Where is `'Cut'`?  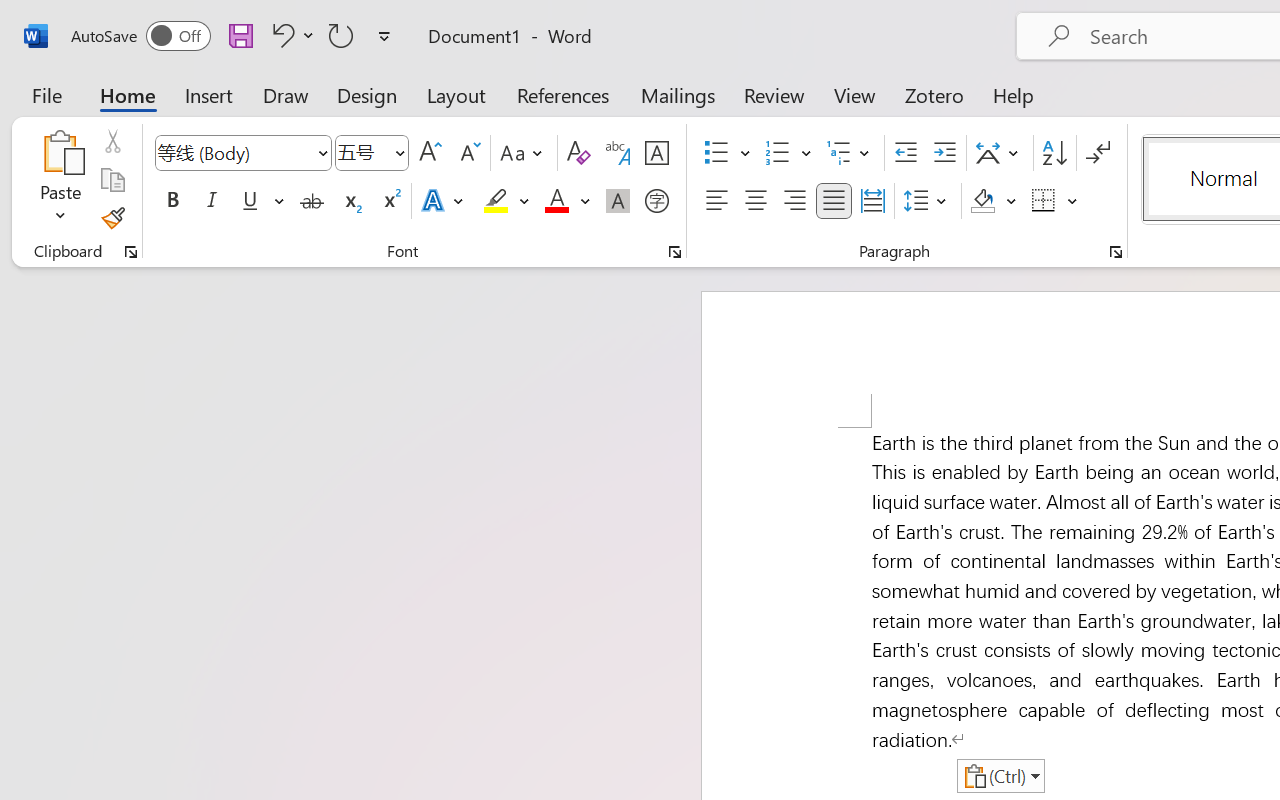 'Cut' is located at coordinates (111, 141).